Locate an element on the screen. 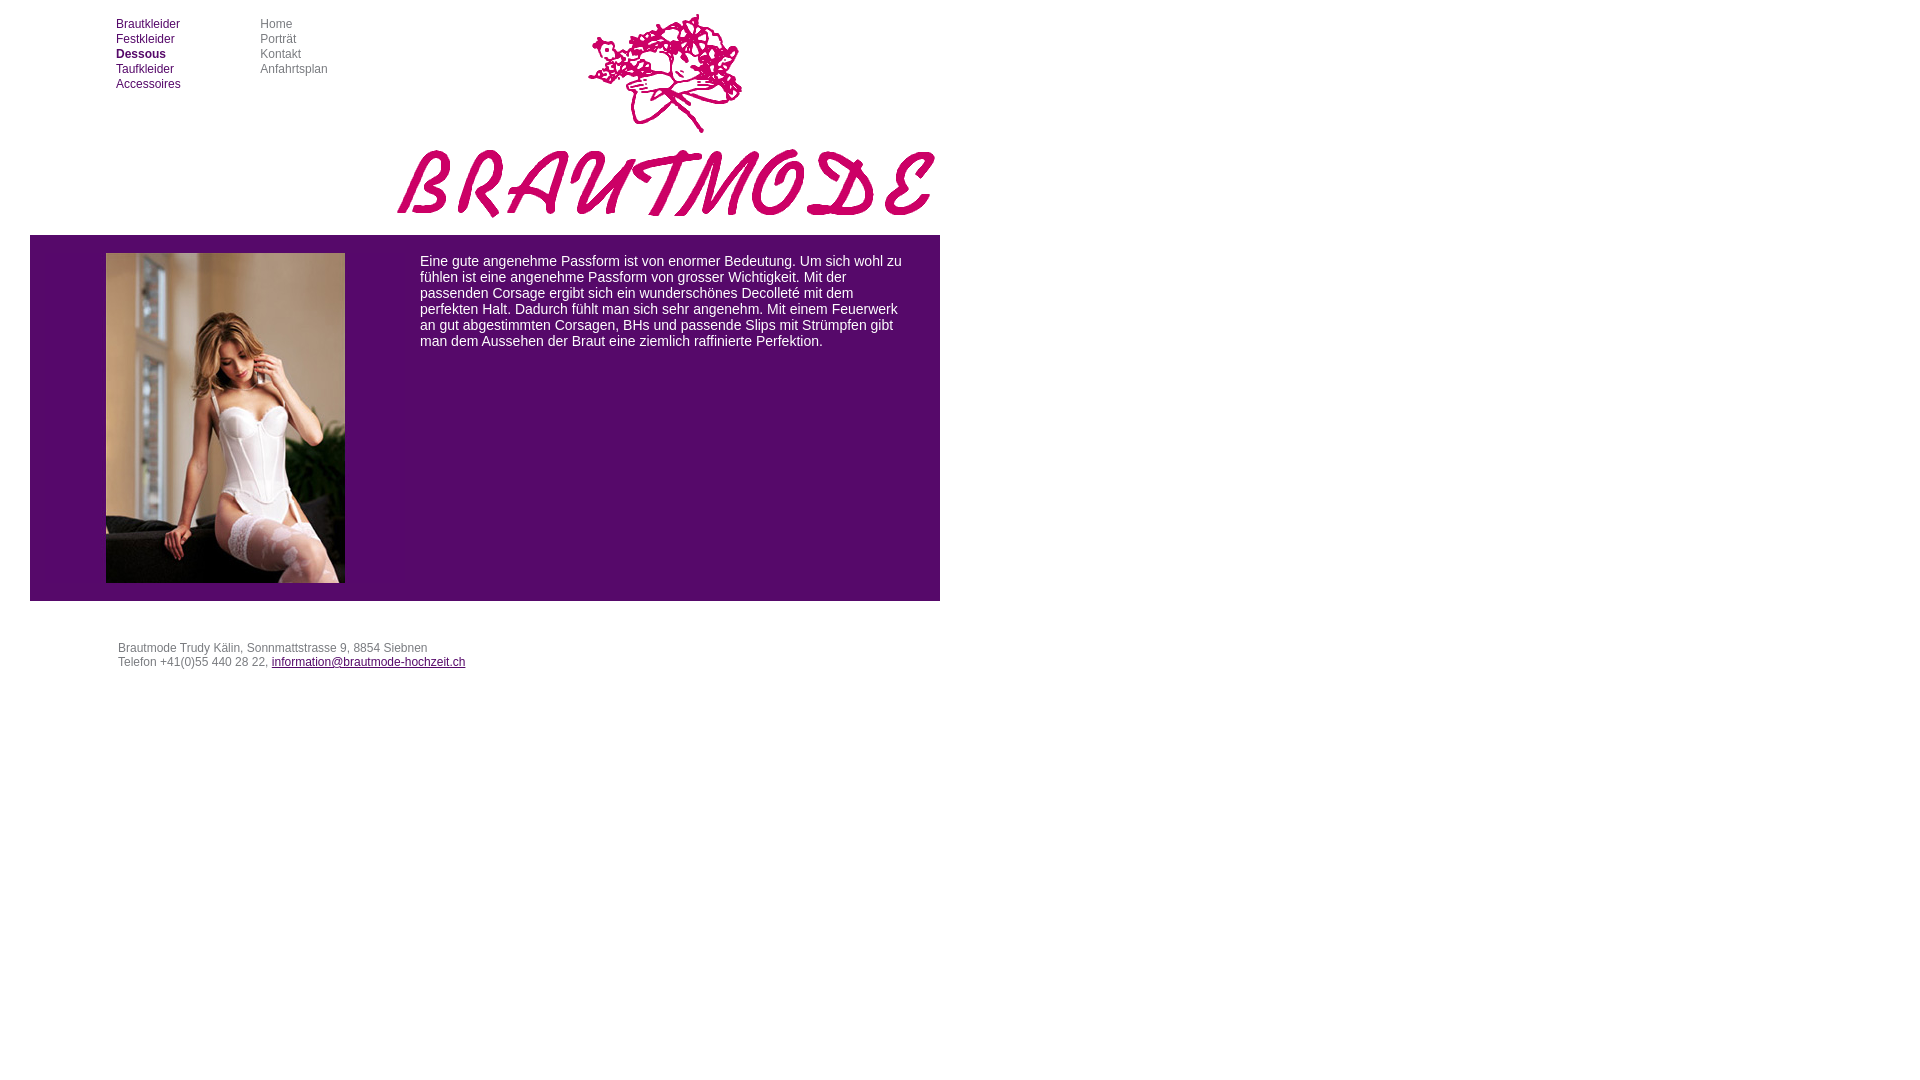 The width and height of the screenshot is (1920, 1080). 'Taufkleider' is located at coordinates (143, 68).